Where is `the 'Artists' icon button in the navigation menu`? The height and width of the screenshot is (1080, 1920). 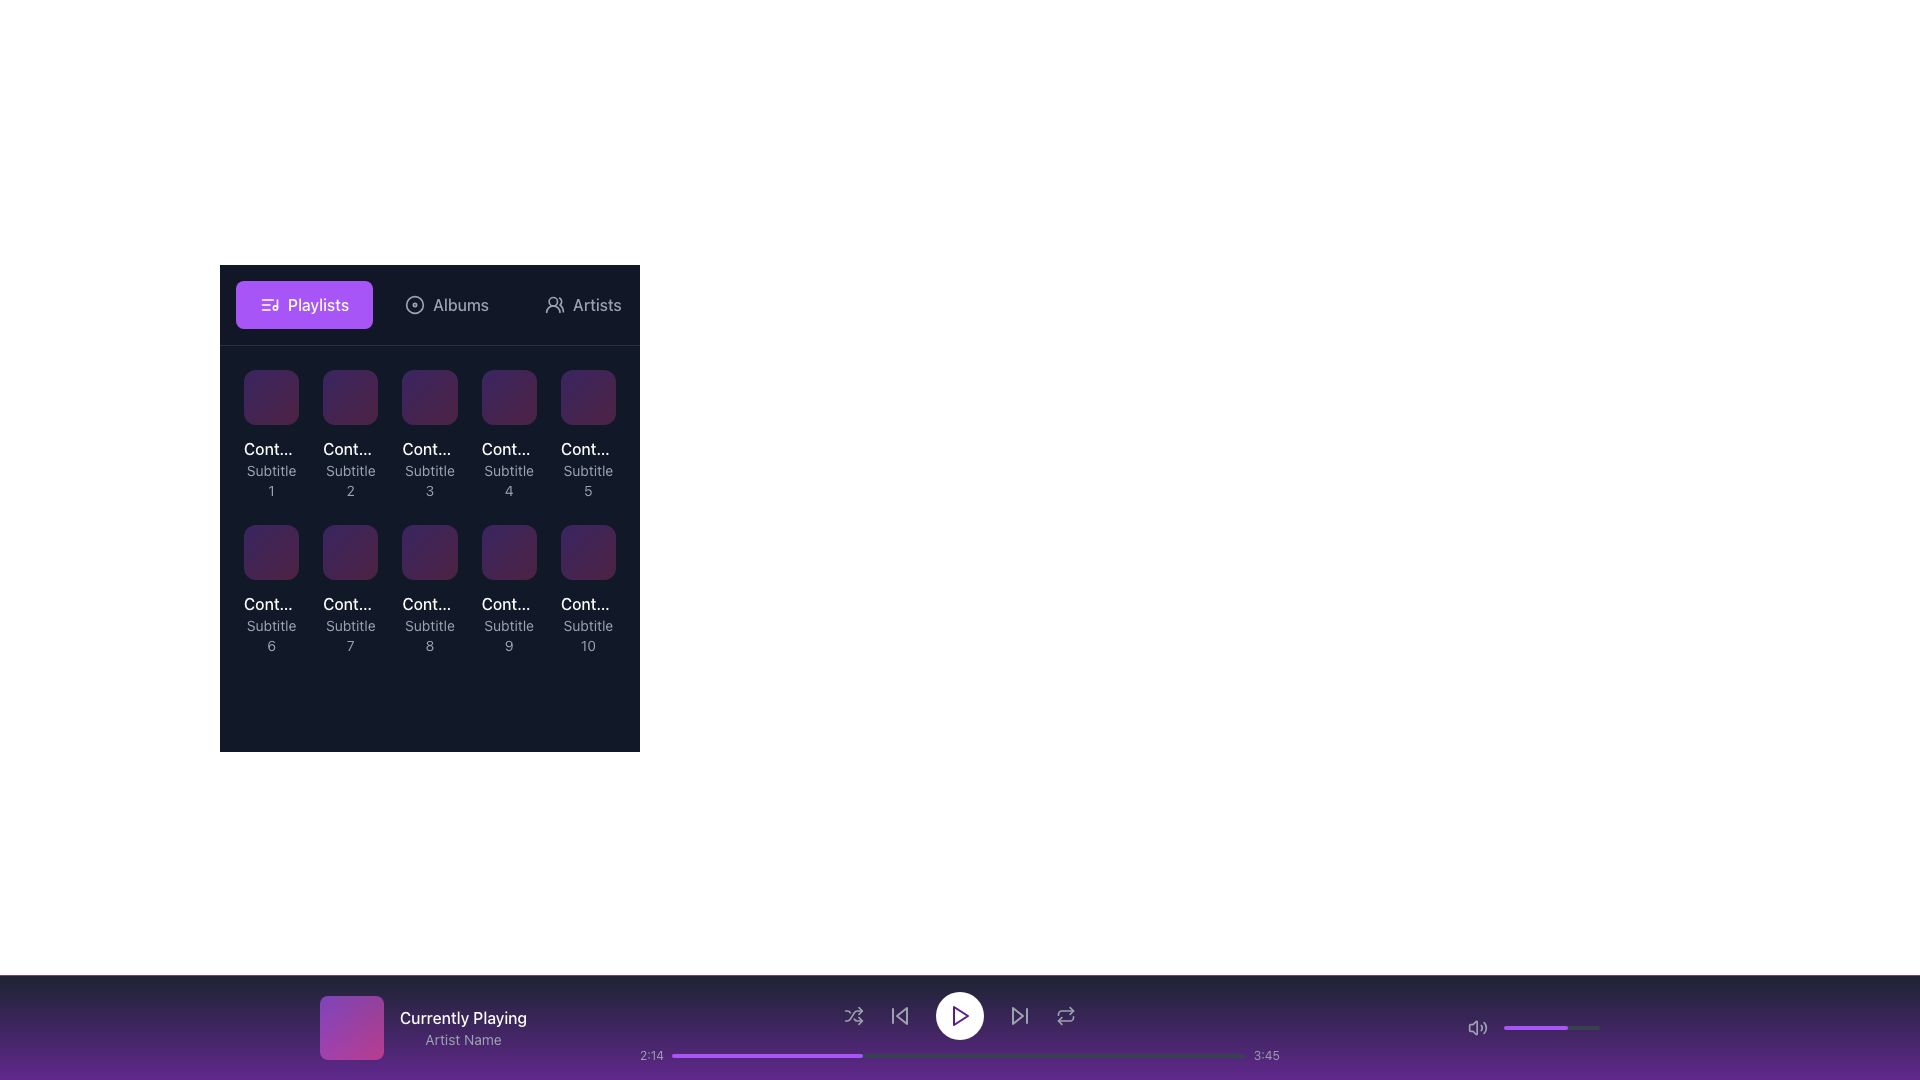
the 'Artists' icon button in the navigation menu is located at coordinates (555, 304).